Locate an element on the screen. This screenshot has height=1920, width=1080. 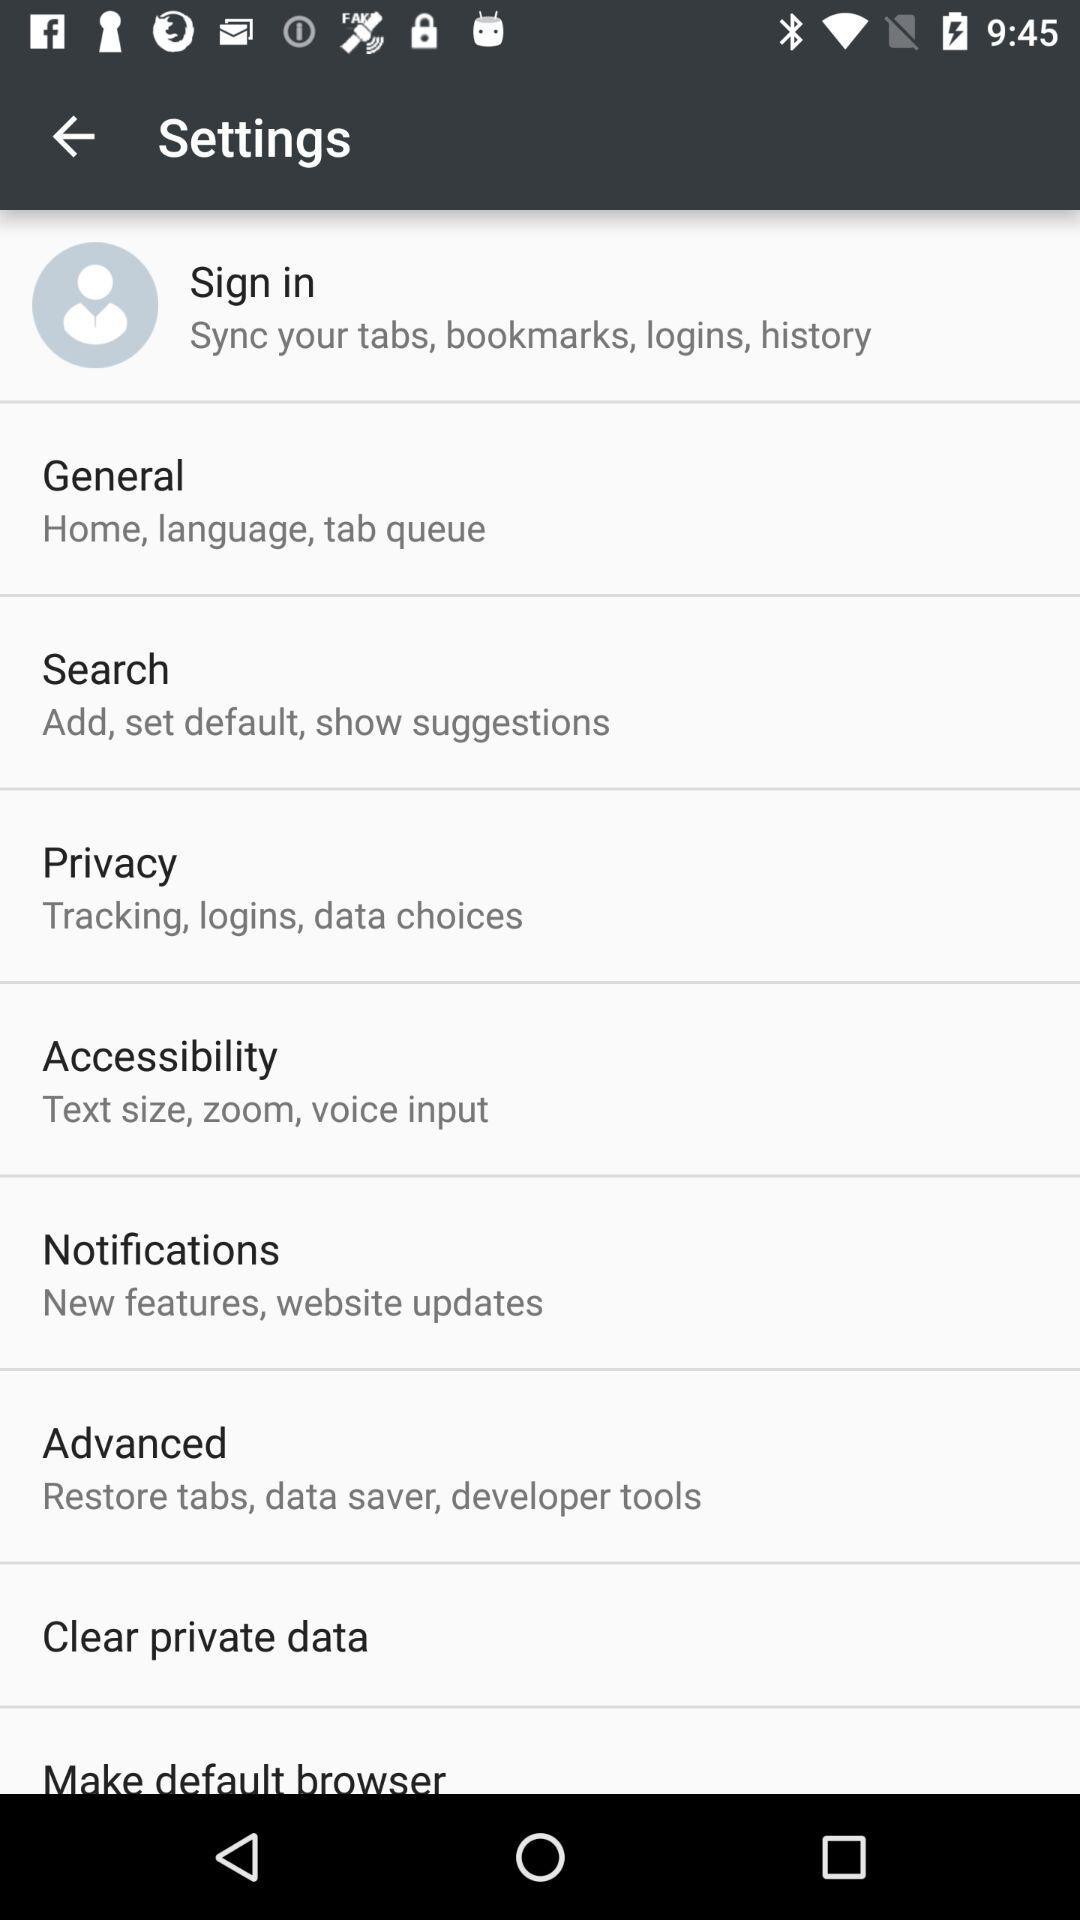
item above new features website item is located at coordinates (160, 1247).